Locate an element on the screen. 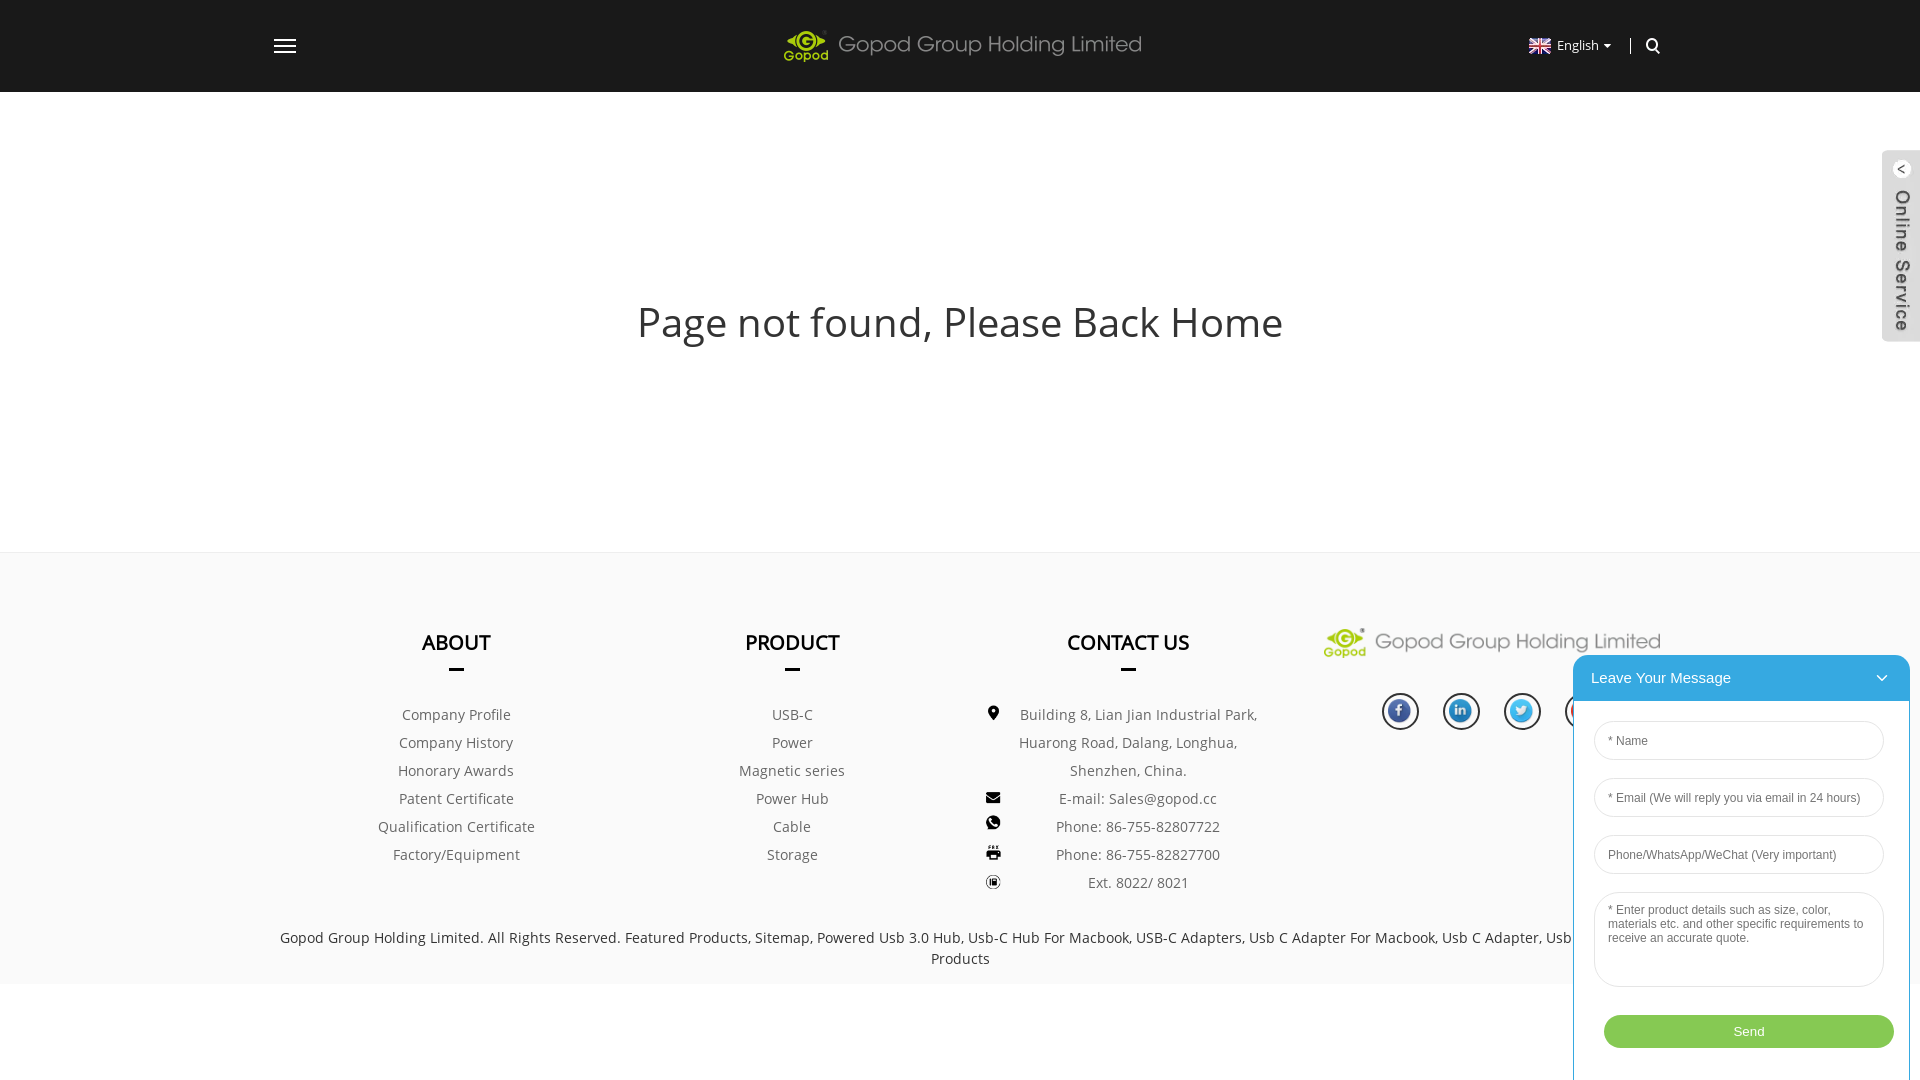 This screenshot has width=1920, height=1080. 'Honorary Awards' is located at coordinates (455, 770).